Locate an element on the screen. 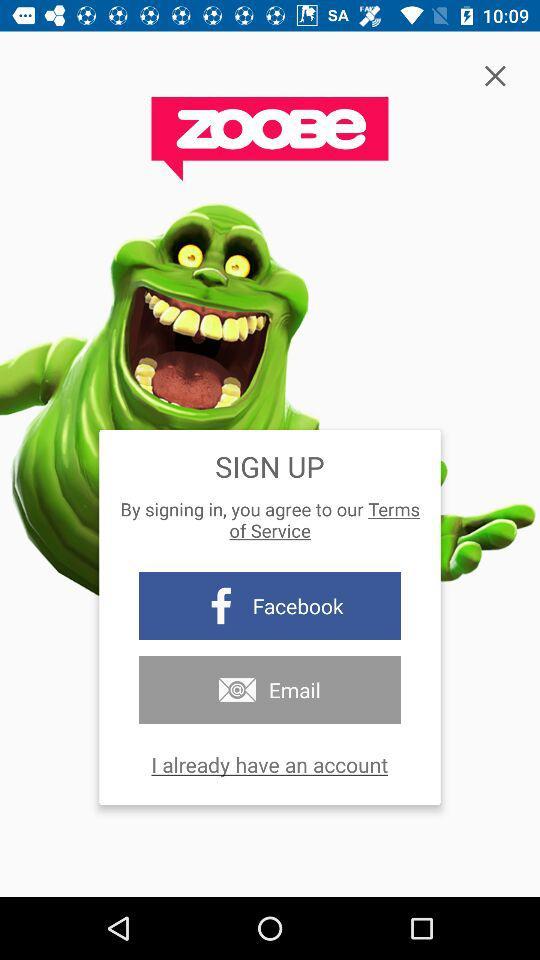 Image resolution: width=540 pixels, height=960 pixels. i already have icon is located at coordinates (269, 763).